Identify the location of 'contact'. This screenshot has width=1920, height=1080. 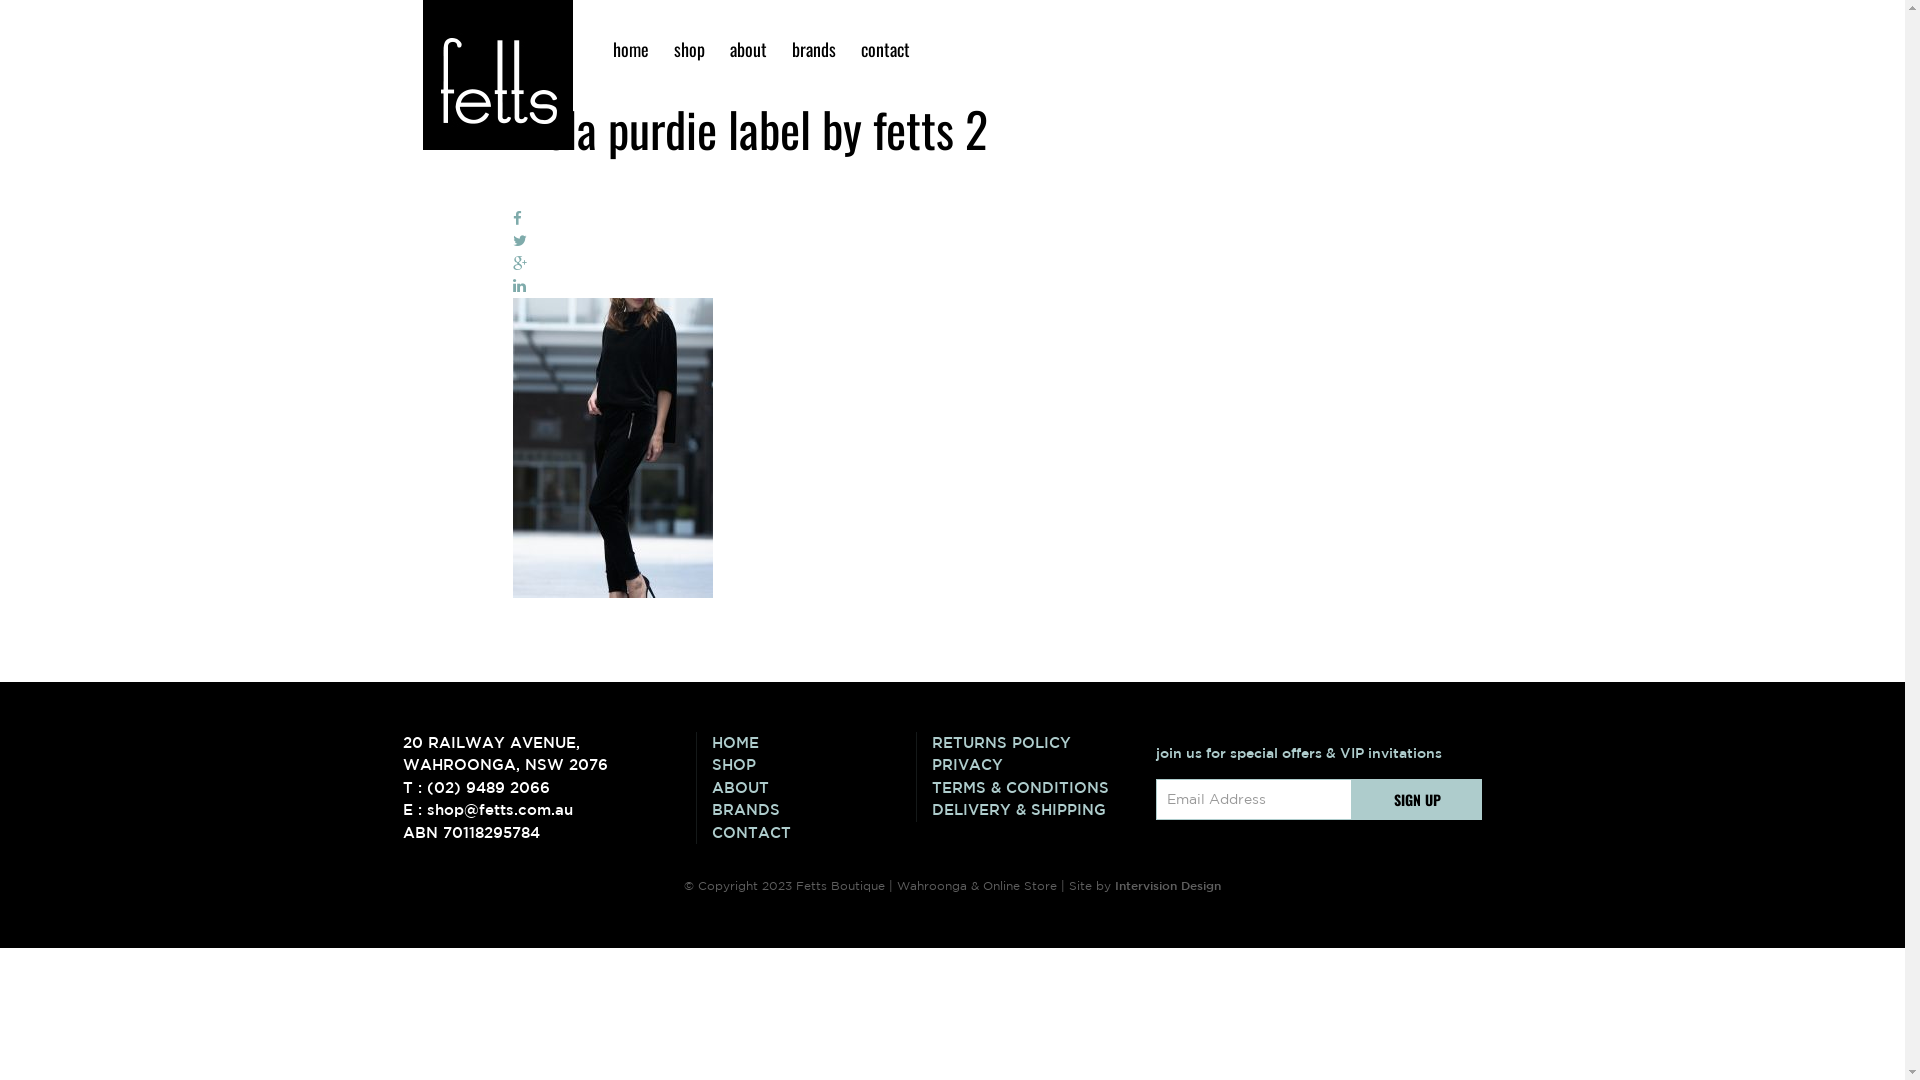
(883, 48).